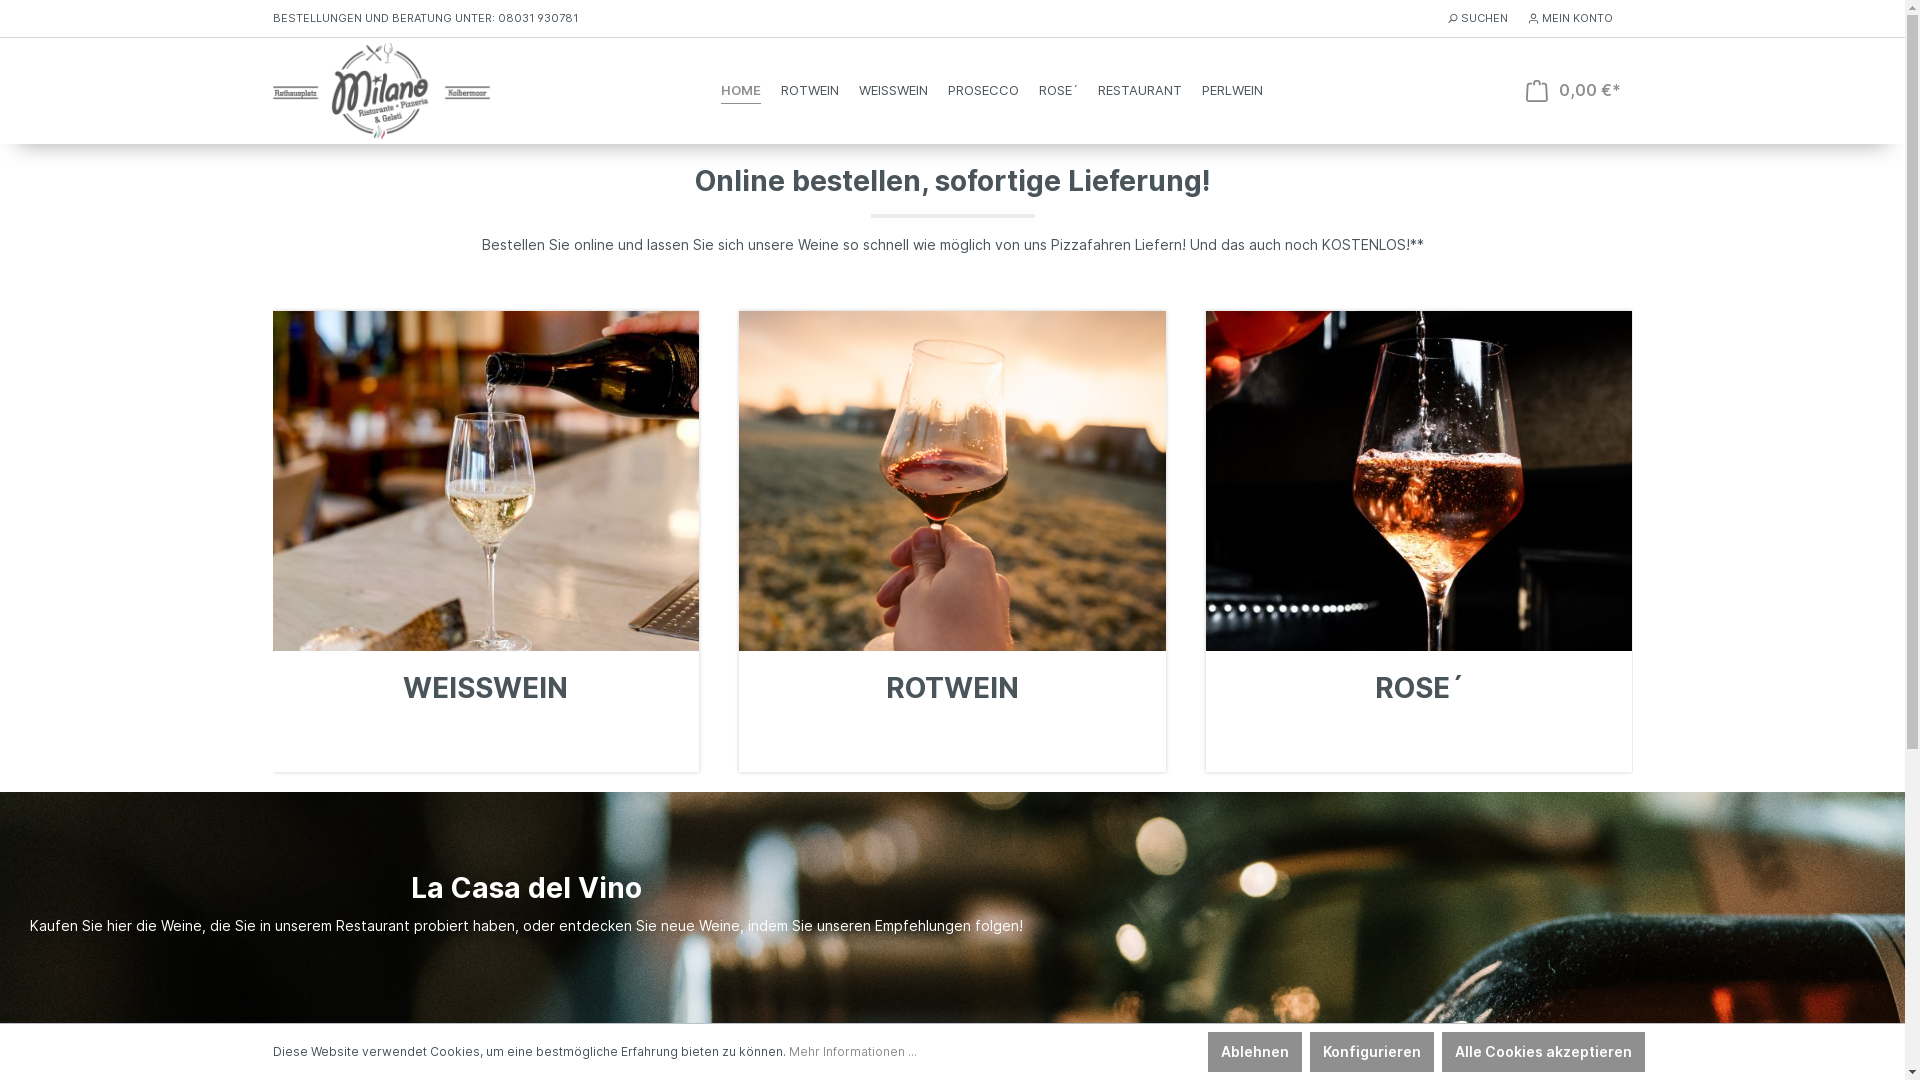  What do you see at coordinates (1253, 1051) in the screenshot?
I see `'Ablehnen'` at bounding box center [1253, 1051].